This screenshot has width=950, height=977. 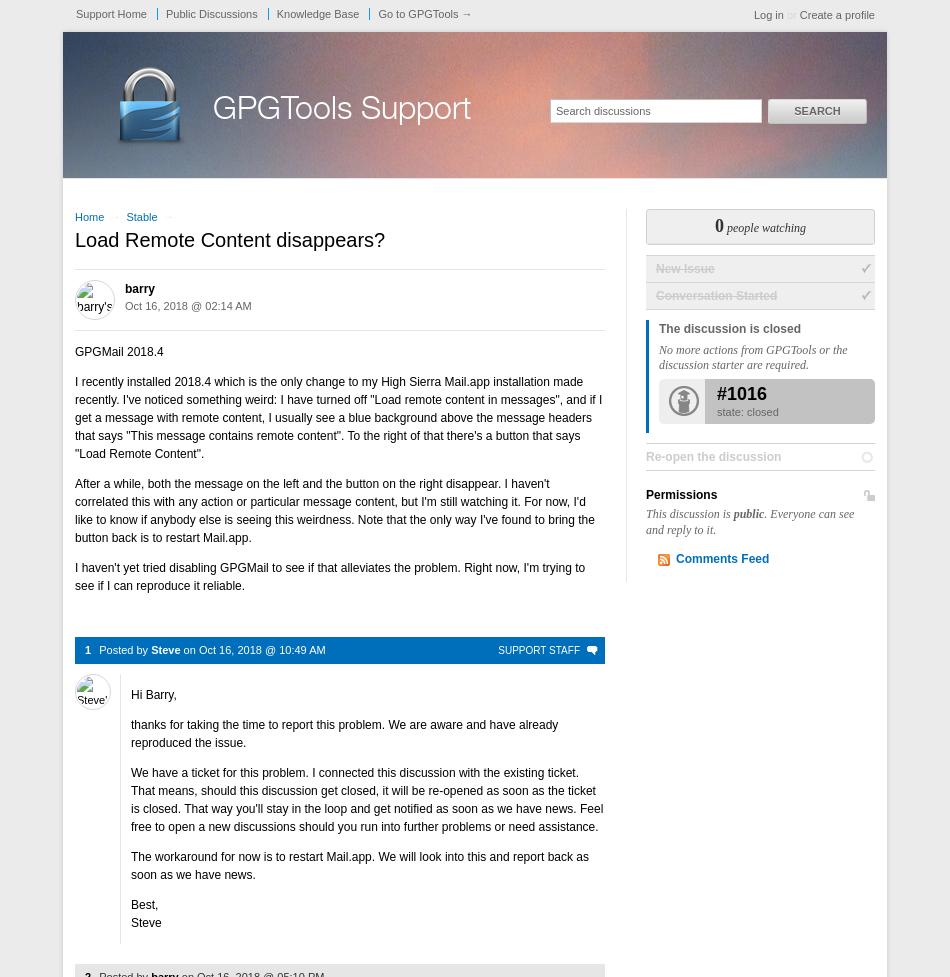 I want to click on 'We have a ticket for this problem. I connected this discussion with the existing ticket. That means, should this discussion get closed, it will be re-opened as soon as the ticket is closed. That way you'll stay in the loop and get notified as soon as we have news. Feel free to open a new discussions should you run into further problems or need assistance.', so click(x=365, y=798).